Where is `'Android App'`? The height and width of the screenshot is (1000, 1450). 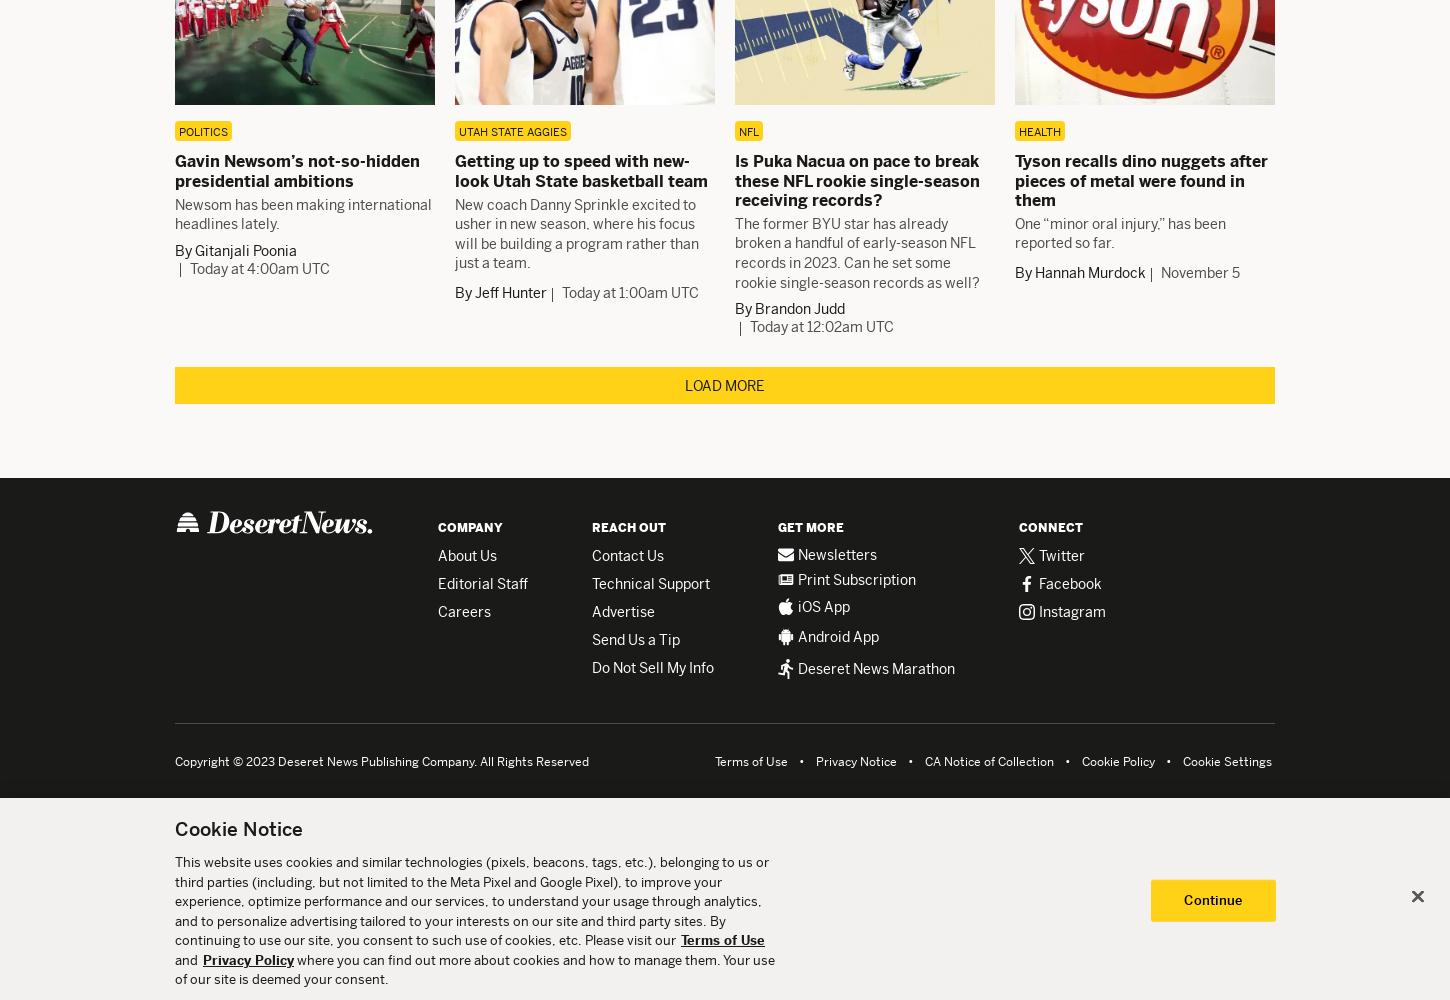
'Android App' is located at coordinates (838, 637).